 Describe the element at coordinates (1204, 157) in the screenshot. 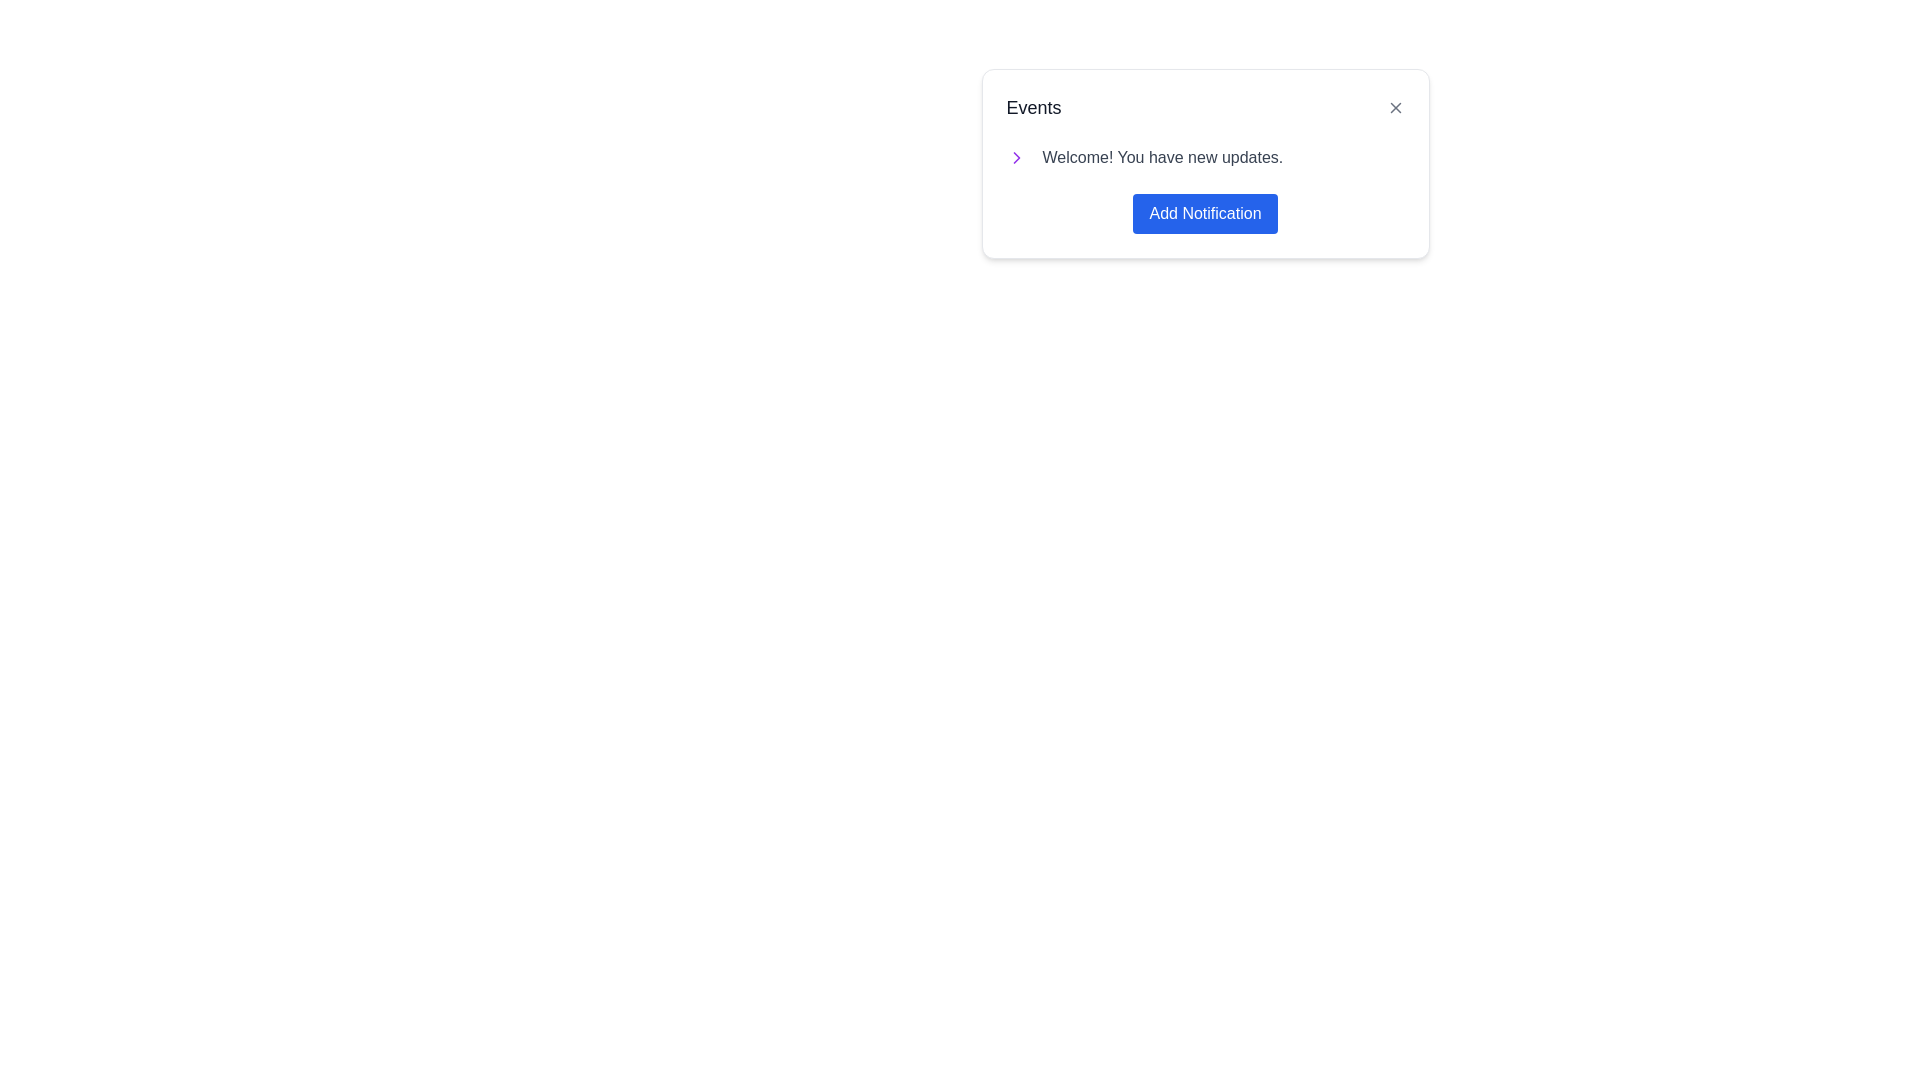

I see `the Text display with an associated icon located under the 'Events' heading and above the 'Add Notification' button` at that location.